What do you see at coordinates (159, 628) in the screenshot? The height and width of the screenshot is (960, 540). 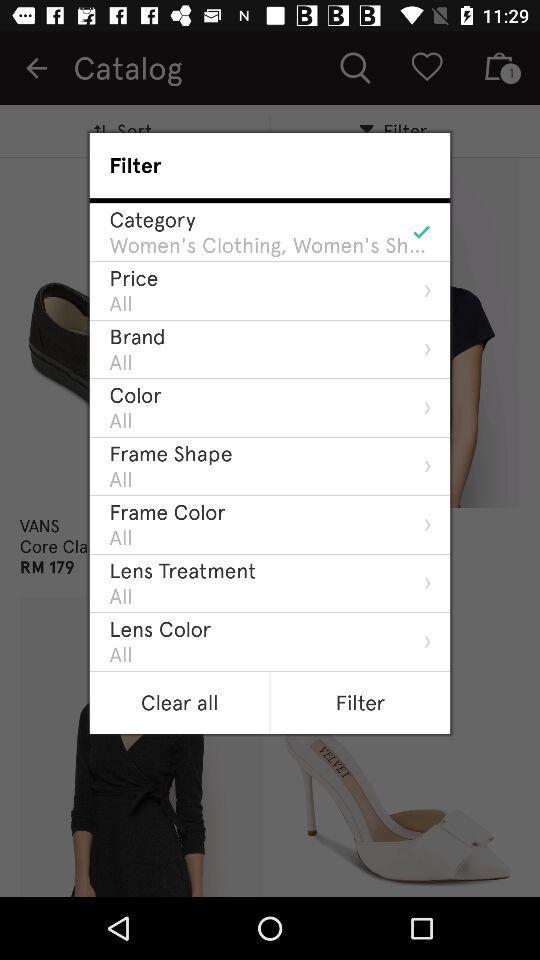 I see `the icon below all icon` at bounding box center [159, 628].